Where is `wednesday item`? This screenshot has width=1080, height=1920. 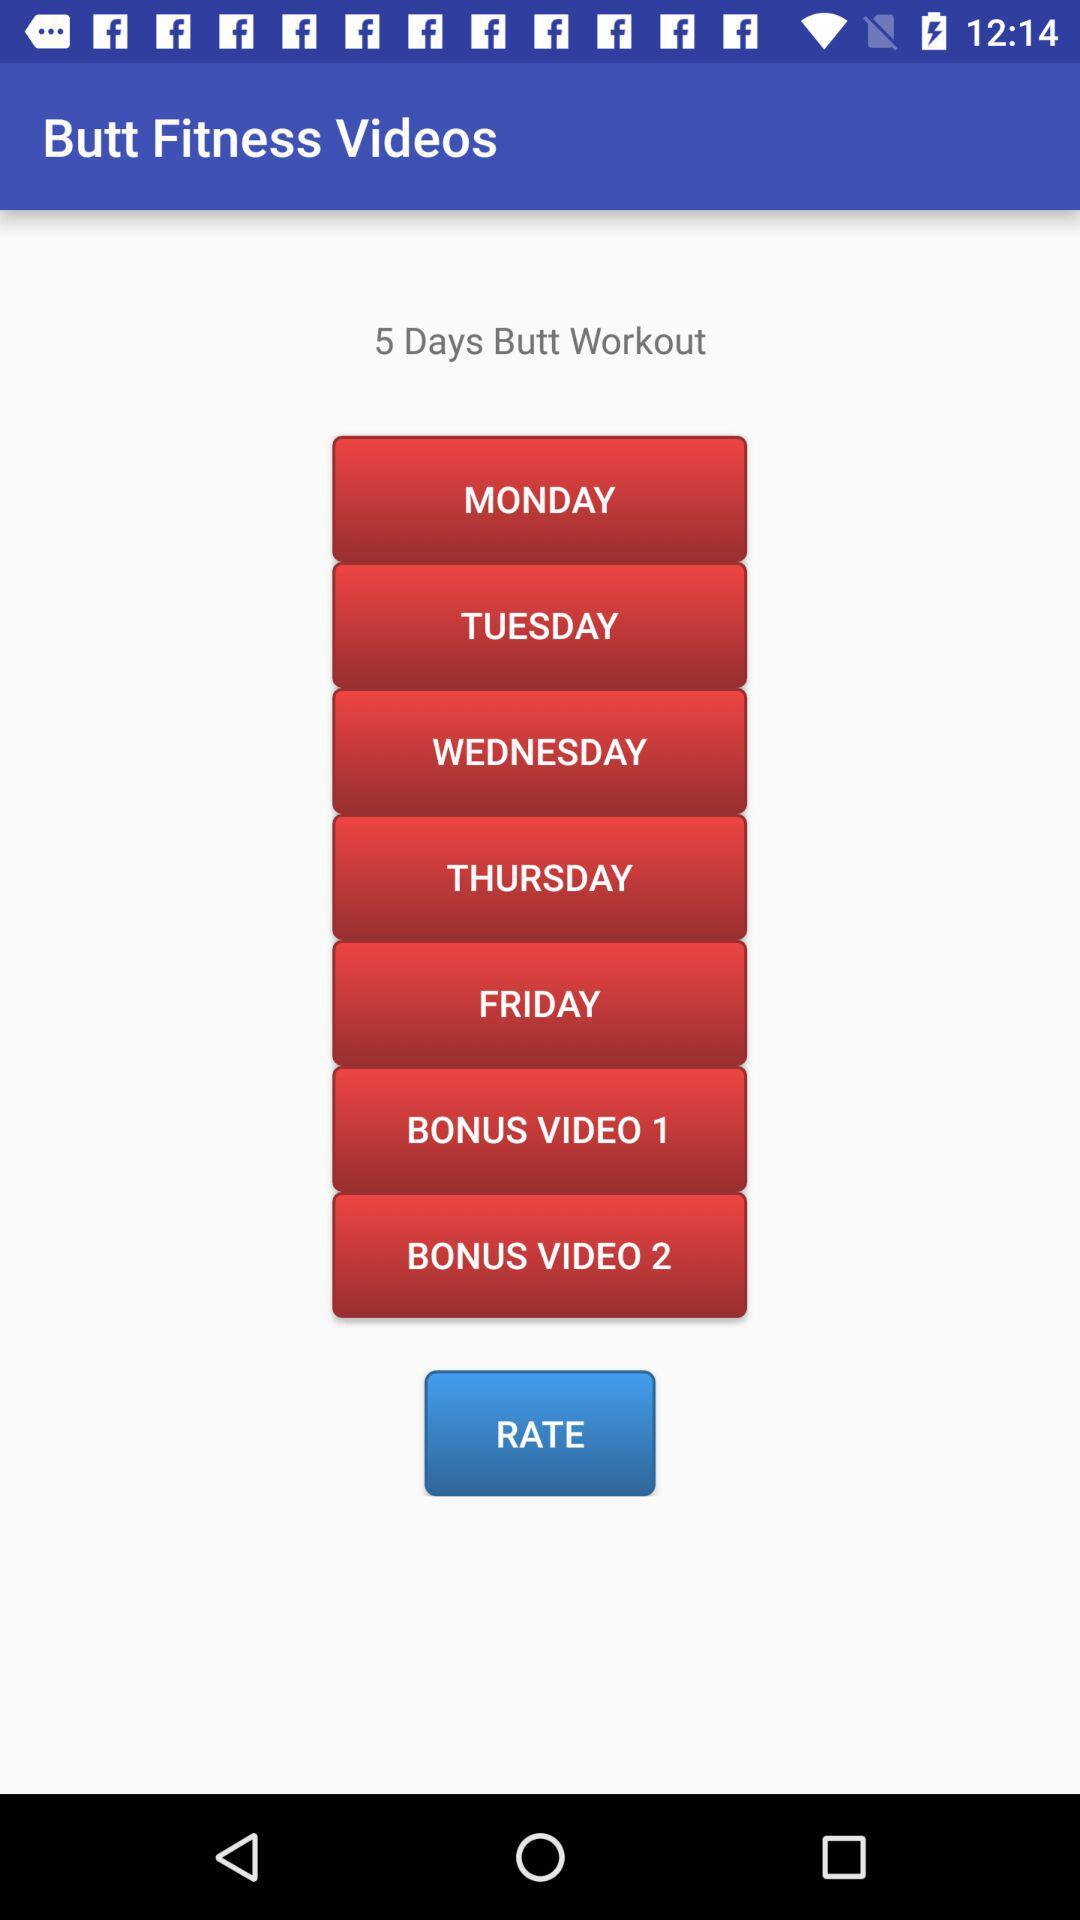 wednesday item is located at coordinates (538, 749).